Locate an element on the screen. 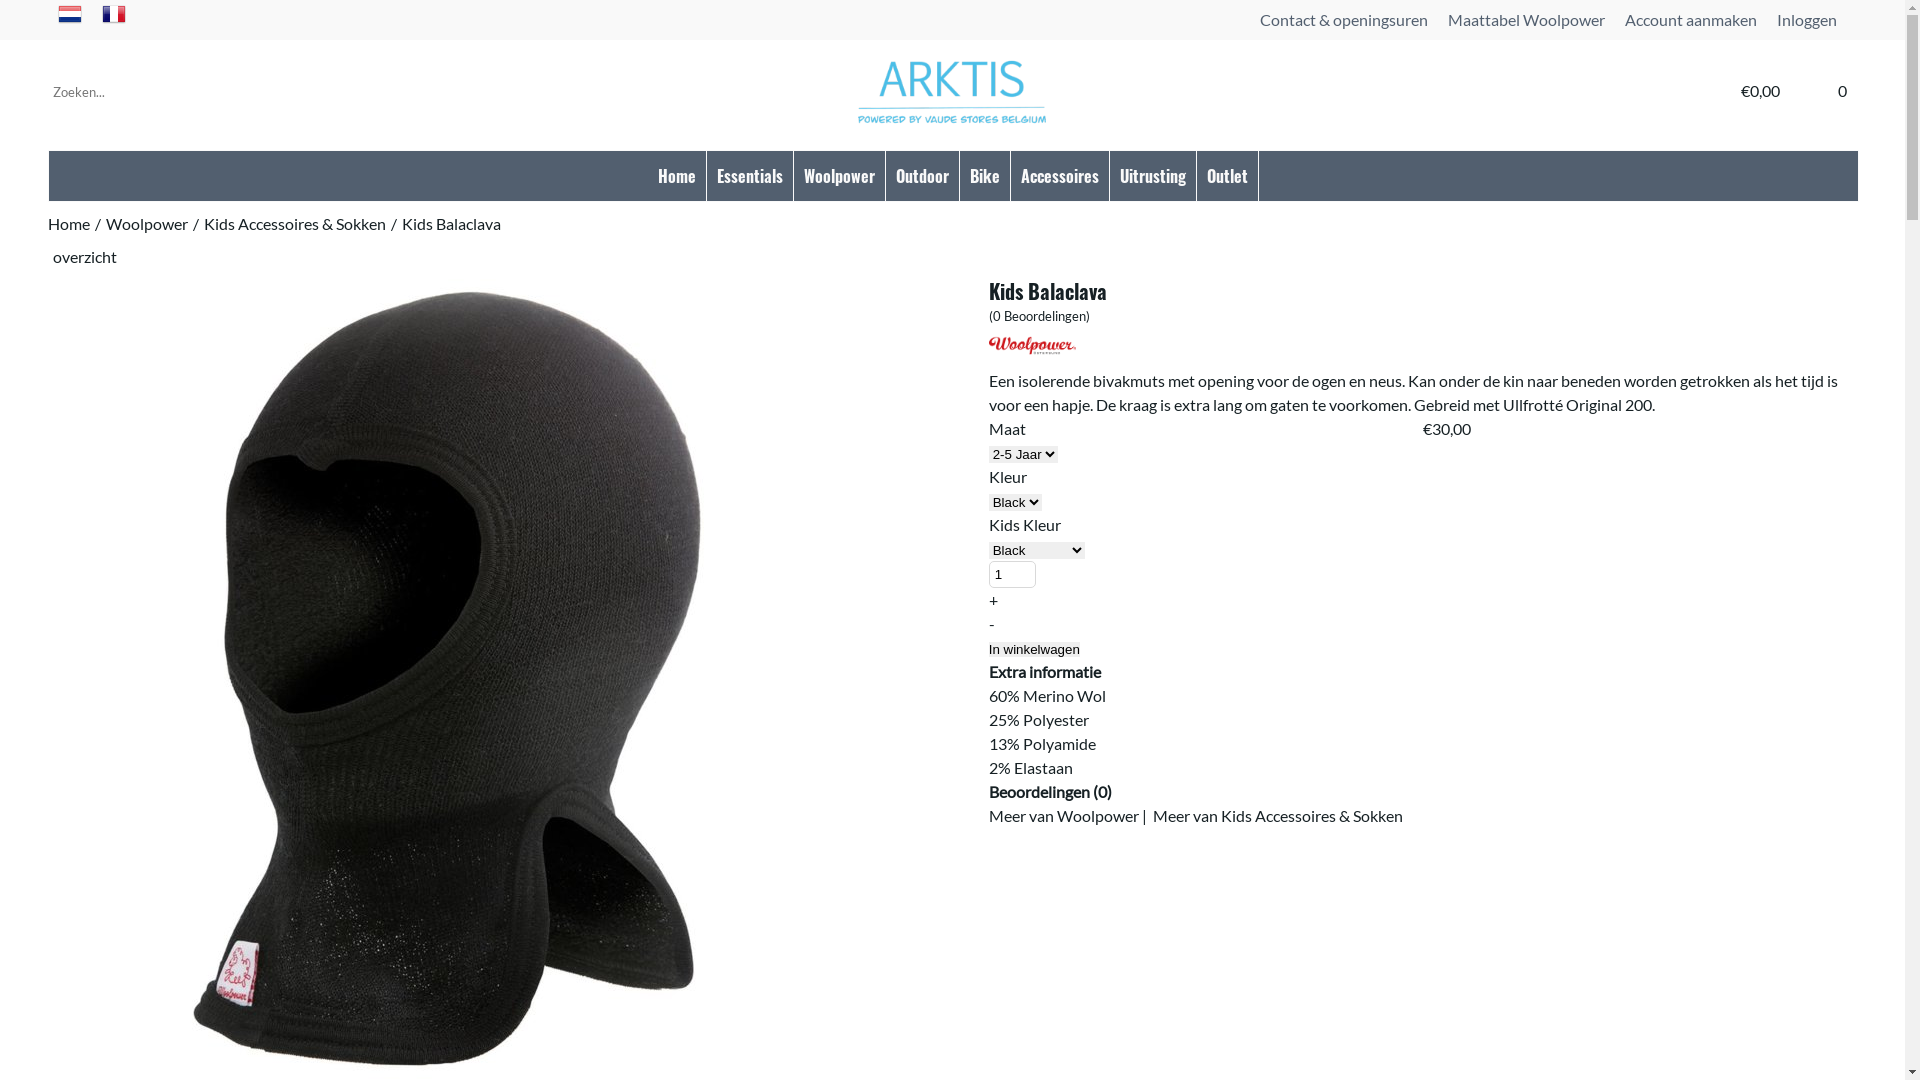 Image resolution: width=1920 pixels, height=1080 pixels. 'Meer van Kids Accessoires & Sokken' is located at coordinates (1276, 815).